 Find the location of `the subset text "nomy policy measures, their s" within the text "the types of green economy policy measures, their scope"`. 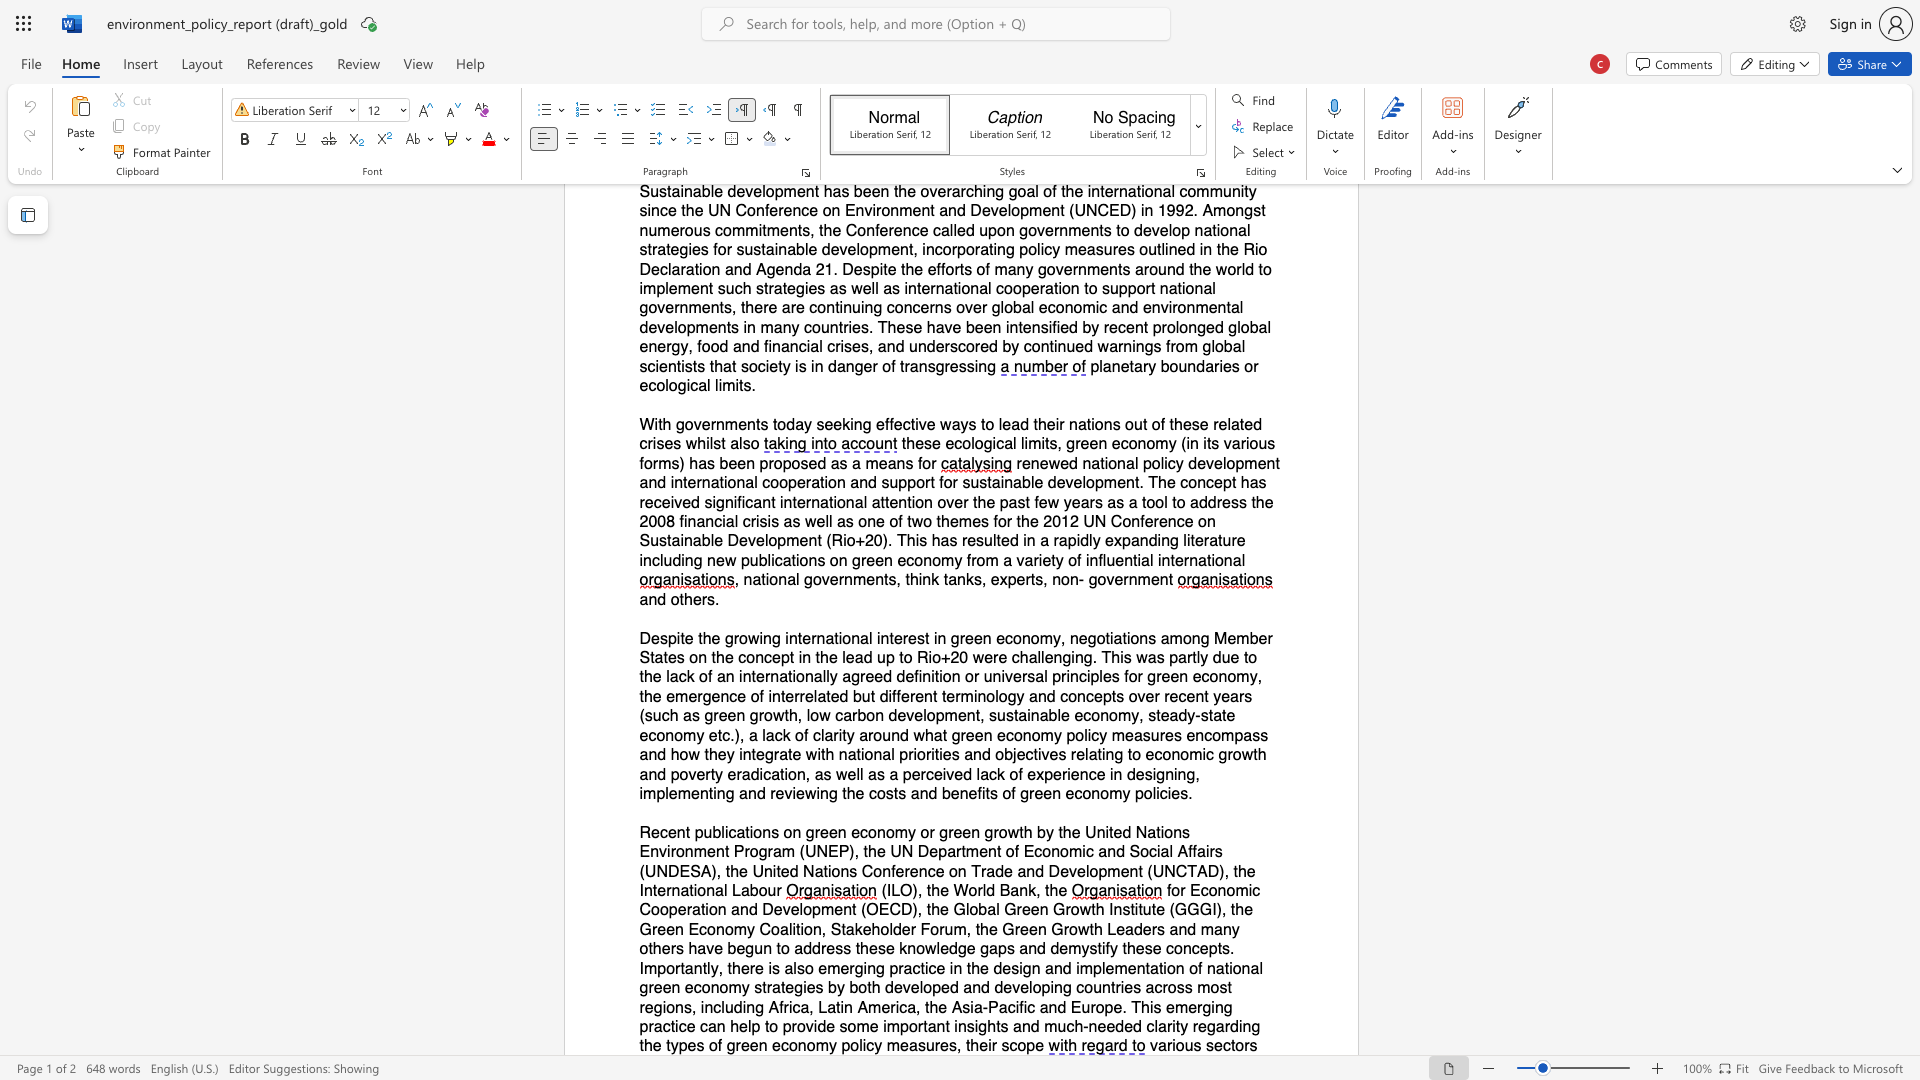

the subset text "nomy policy measures, their s" within the text "the types of green economy policy measures, their scope" is located at coordinates (796, 1045).